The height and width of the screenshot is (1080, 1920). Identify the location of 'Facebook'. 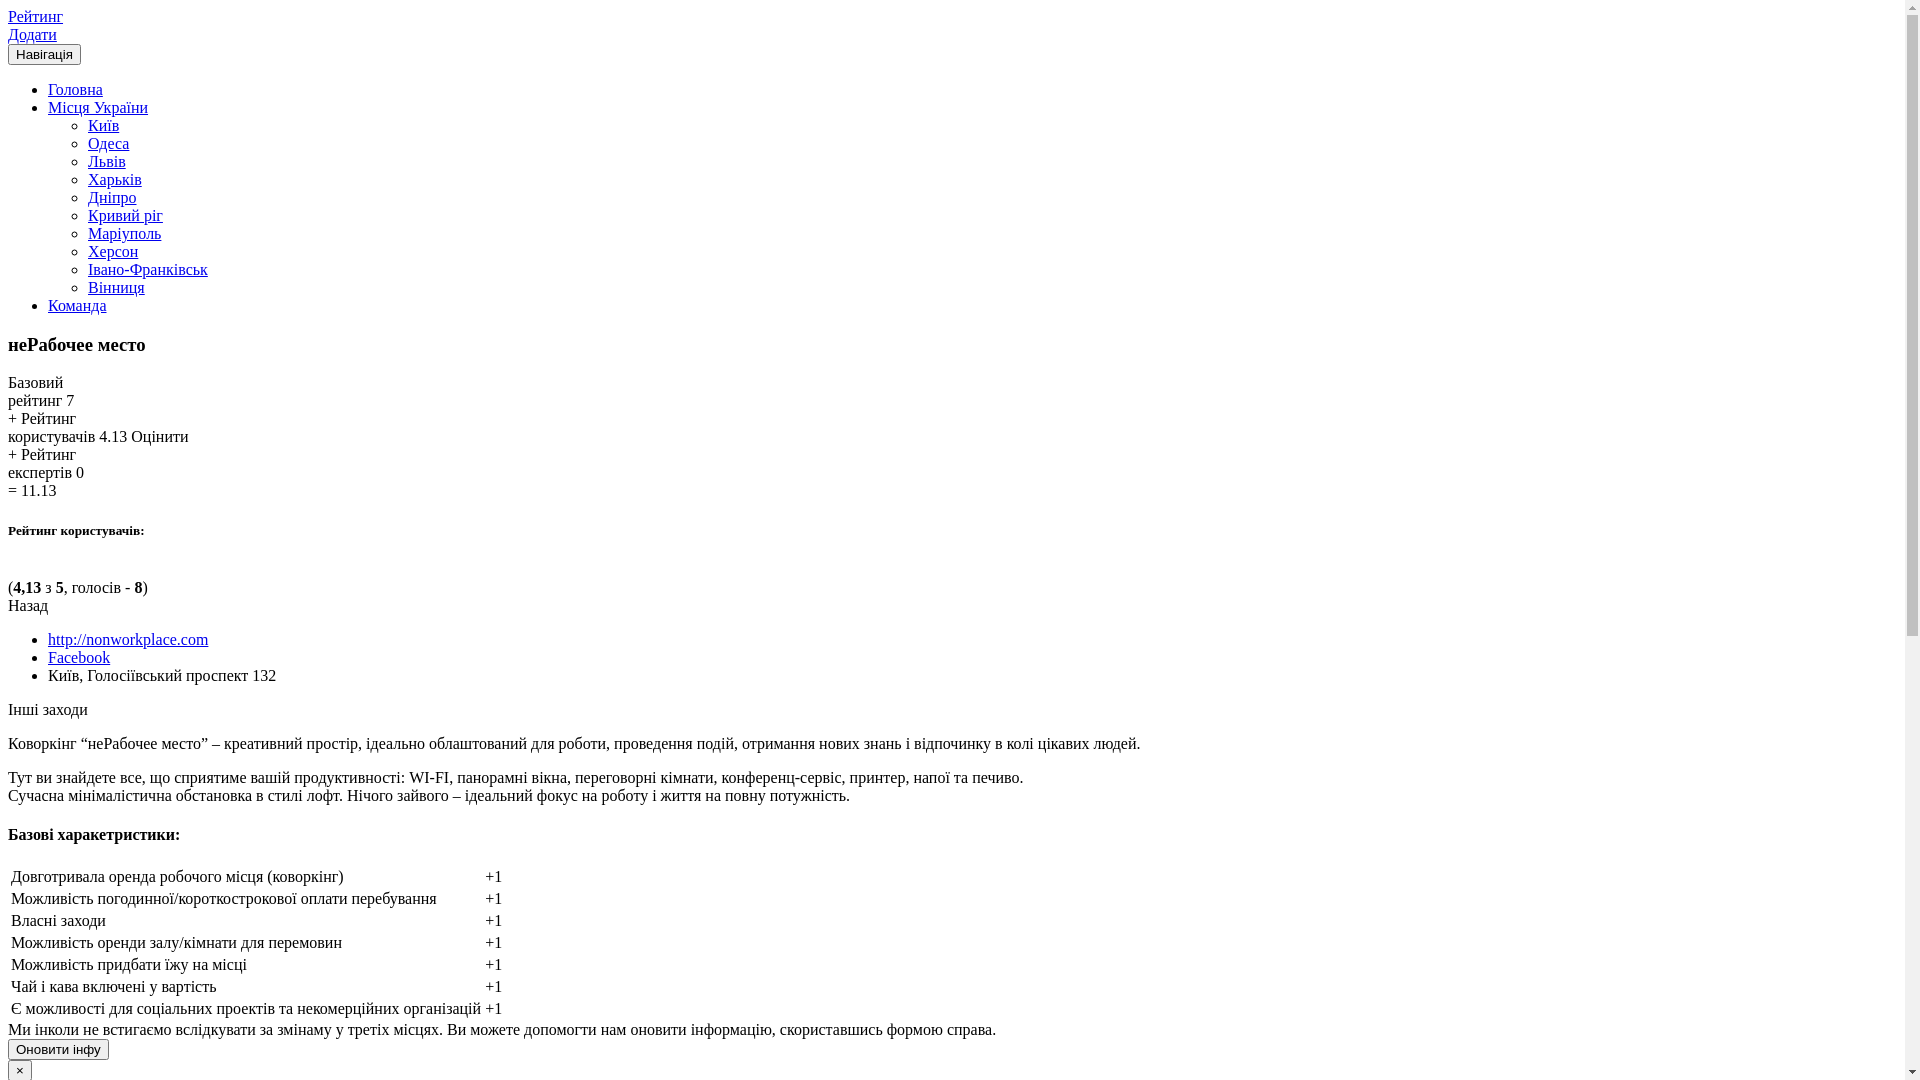
(78, 657).